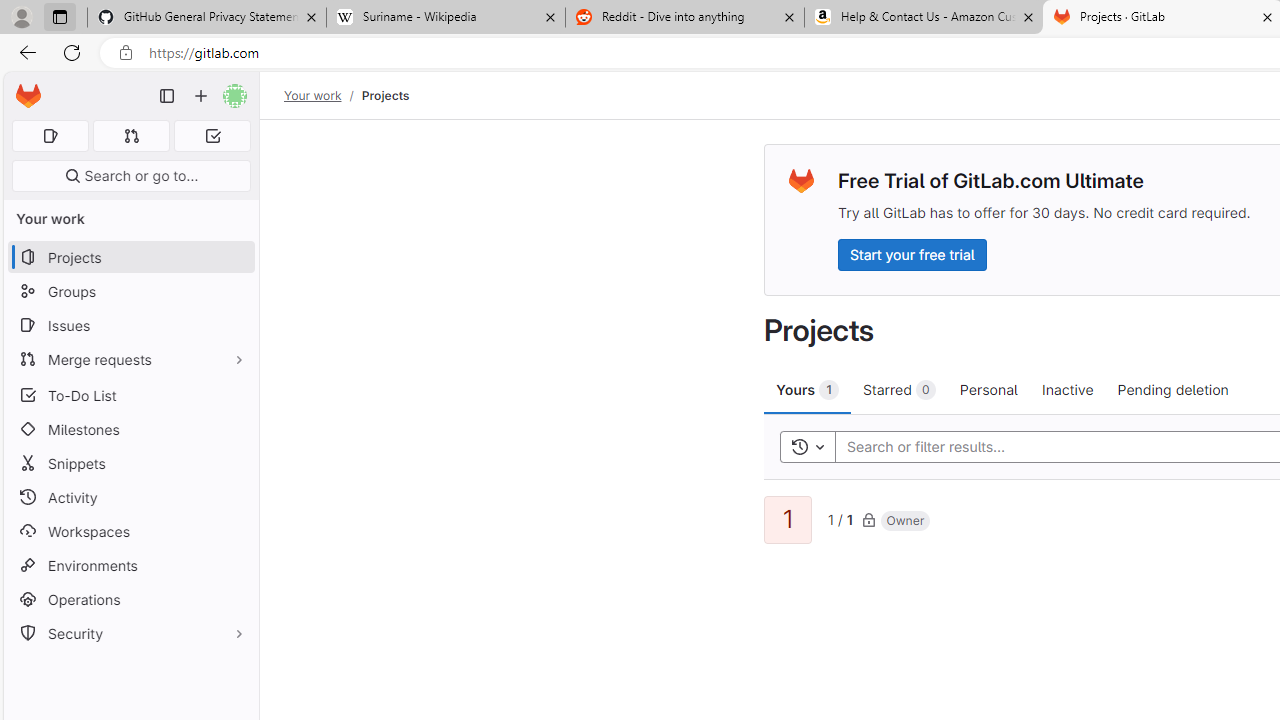 The height and width of the screenshot is (720, 1280). What do you see at coordinates (911, 253) in the screenshot?
I see `'Start your free trial'` at bounding box center [911, 253].